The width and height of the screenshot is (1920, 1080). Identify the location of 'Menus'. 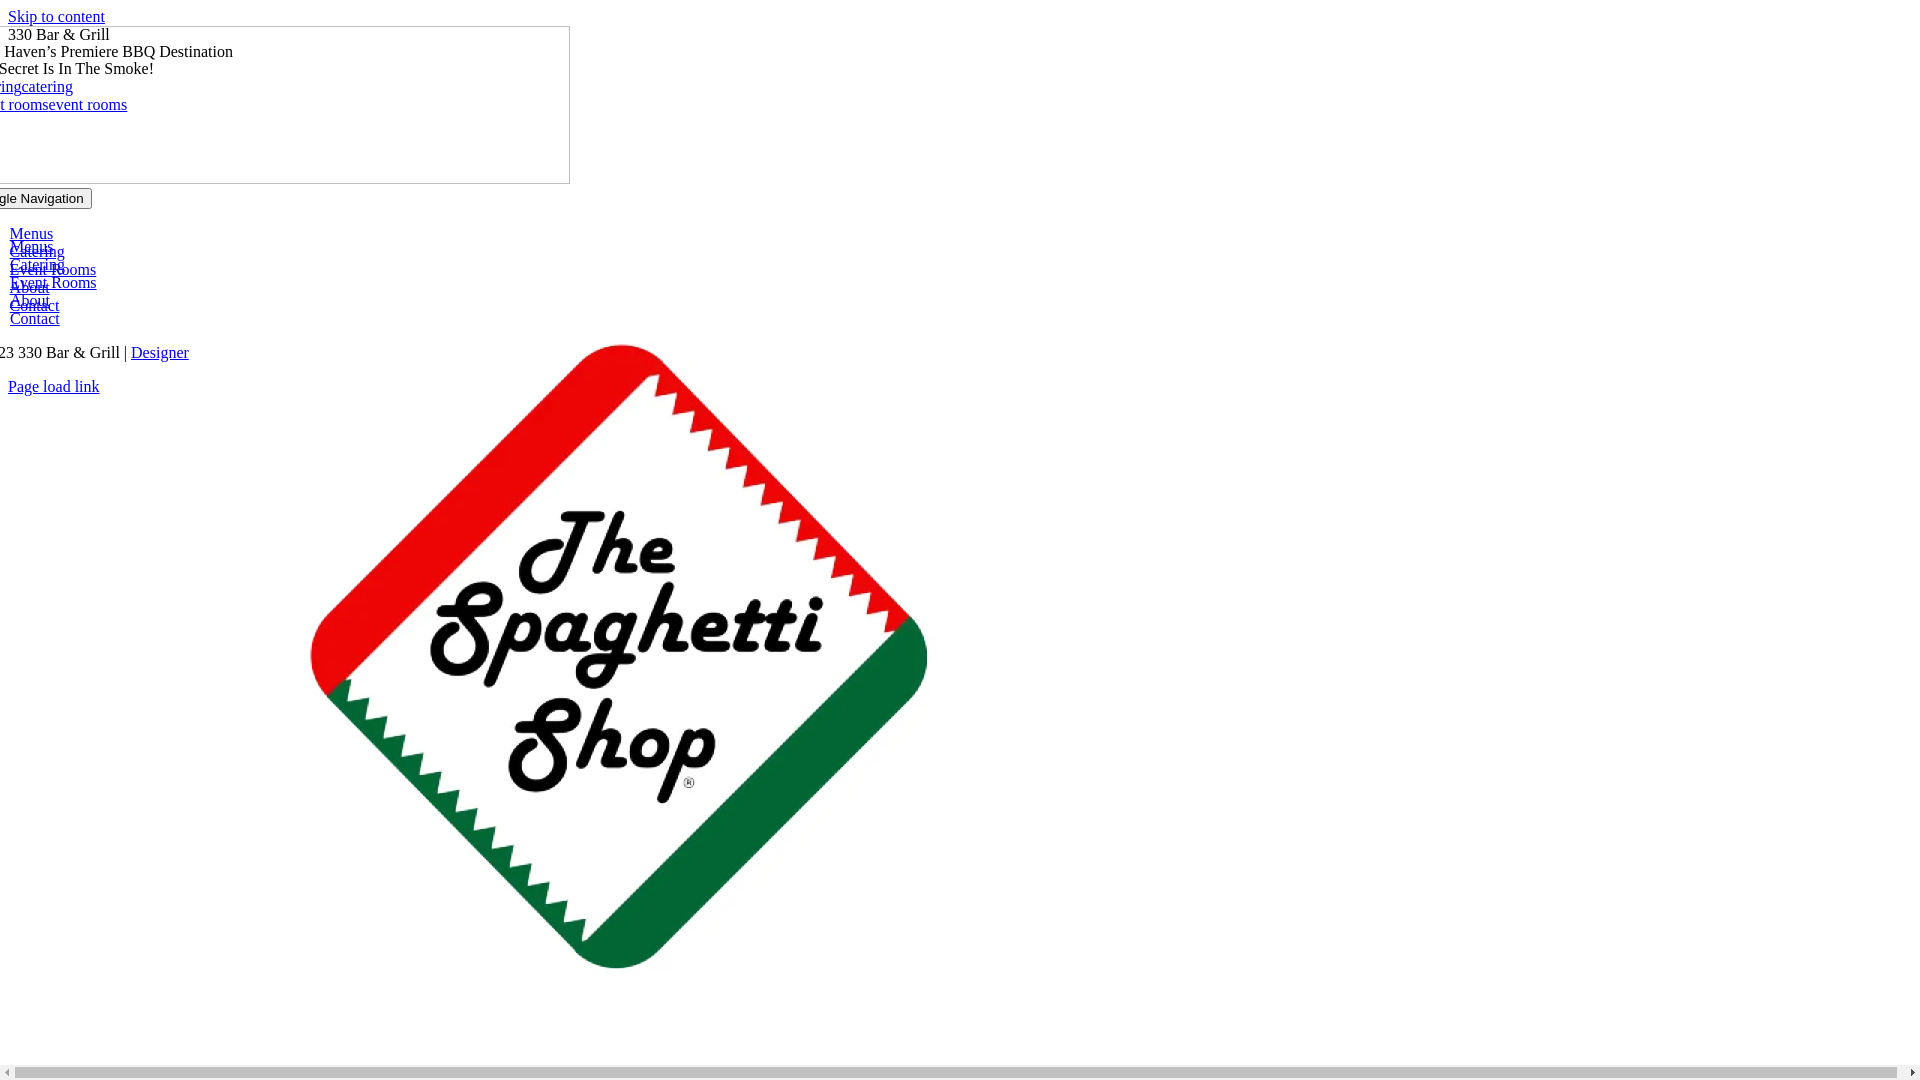
(32, 232).